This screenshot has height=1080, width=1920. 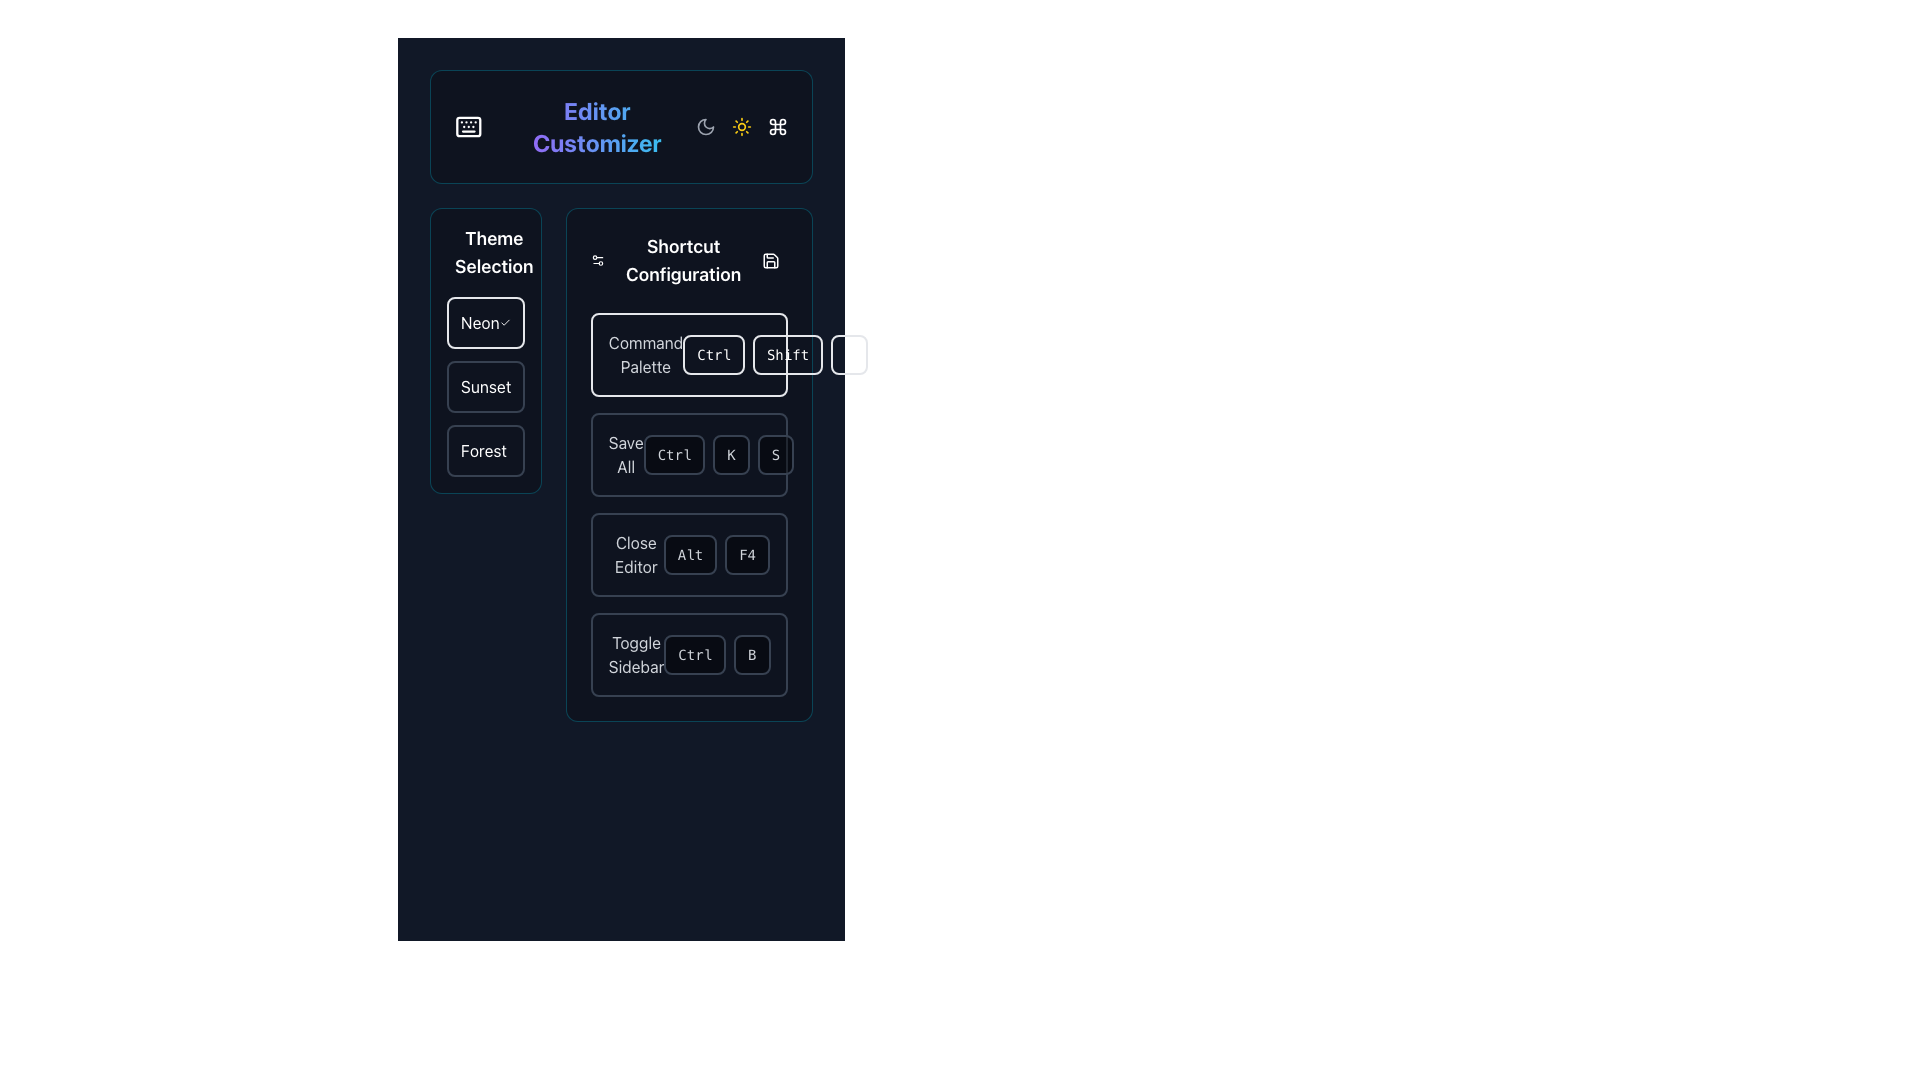 What do you see at coordinates (770, 260) in the screenshot?
I see `the cyan rectangular icon with rounded edges located at the top right corner of the 'Shortcut Configuration' section` at bounding box center [770, 260].